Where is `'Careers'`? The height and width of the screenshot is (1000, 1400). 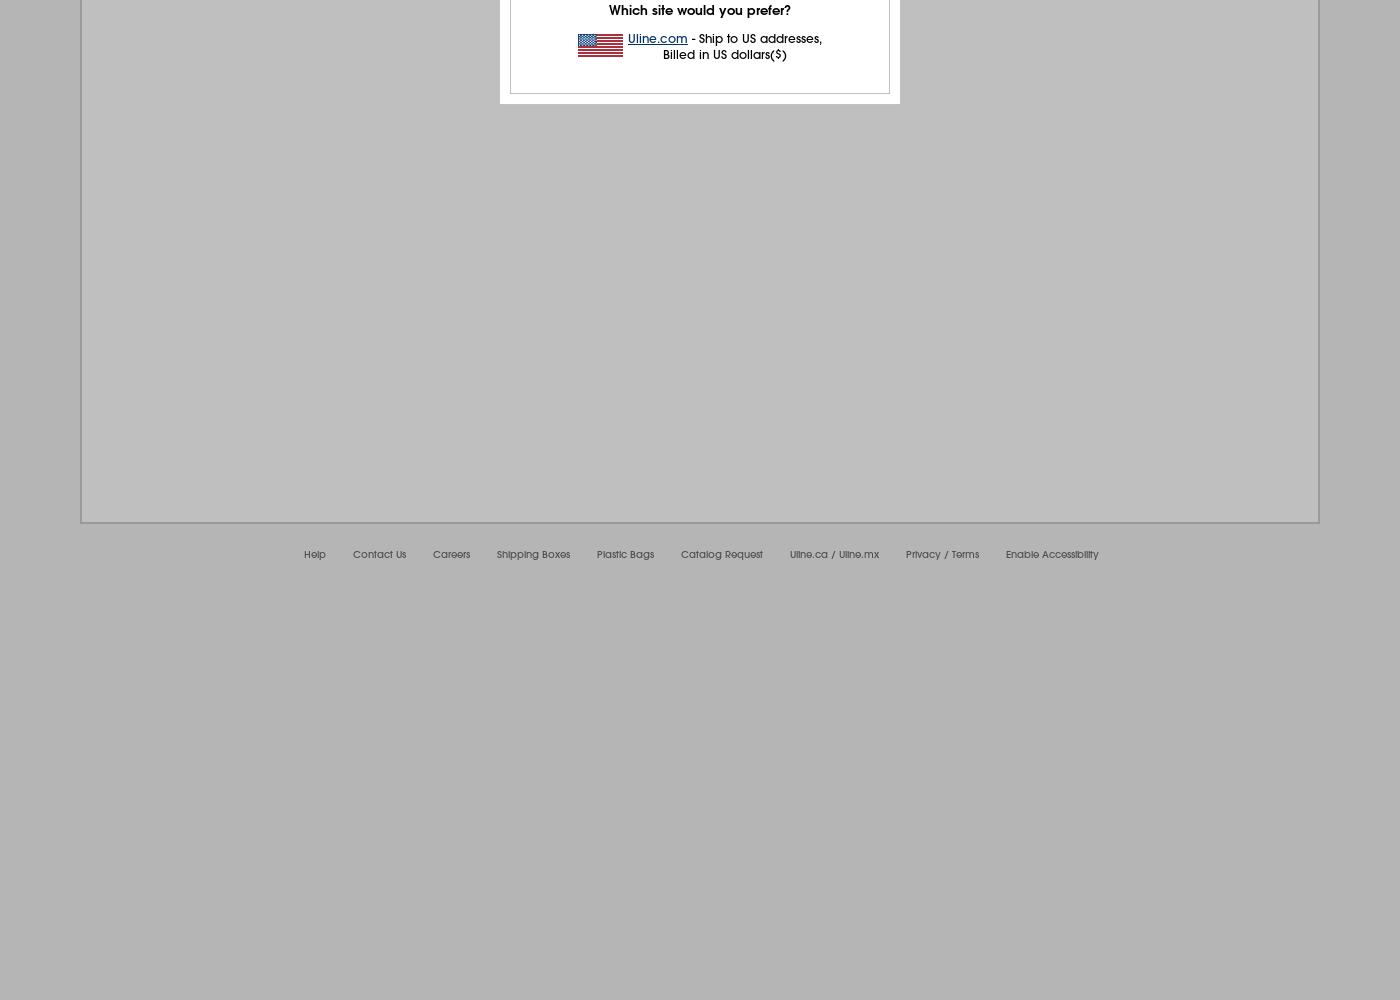 'Careers' is located at coordinates (450, 554).